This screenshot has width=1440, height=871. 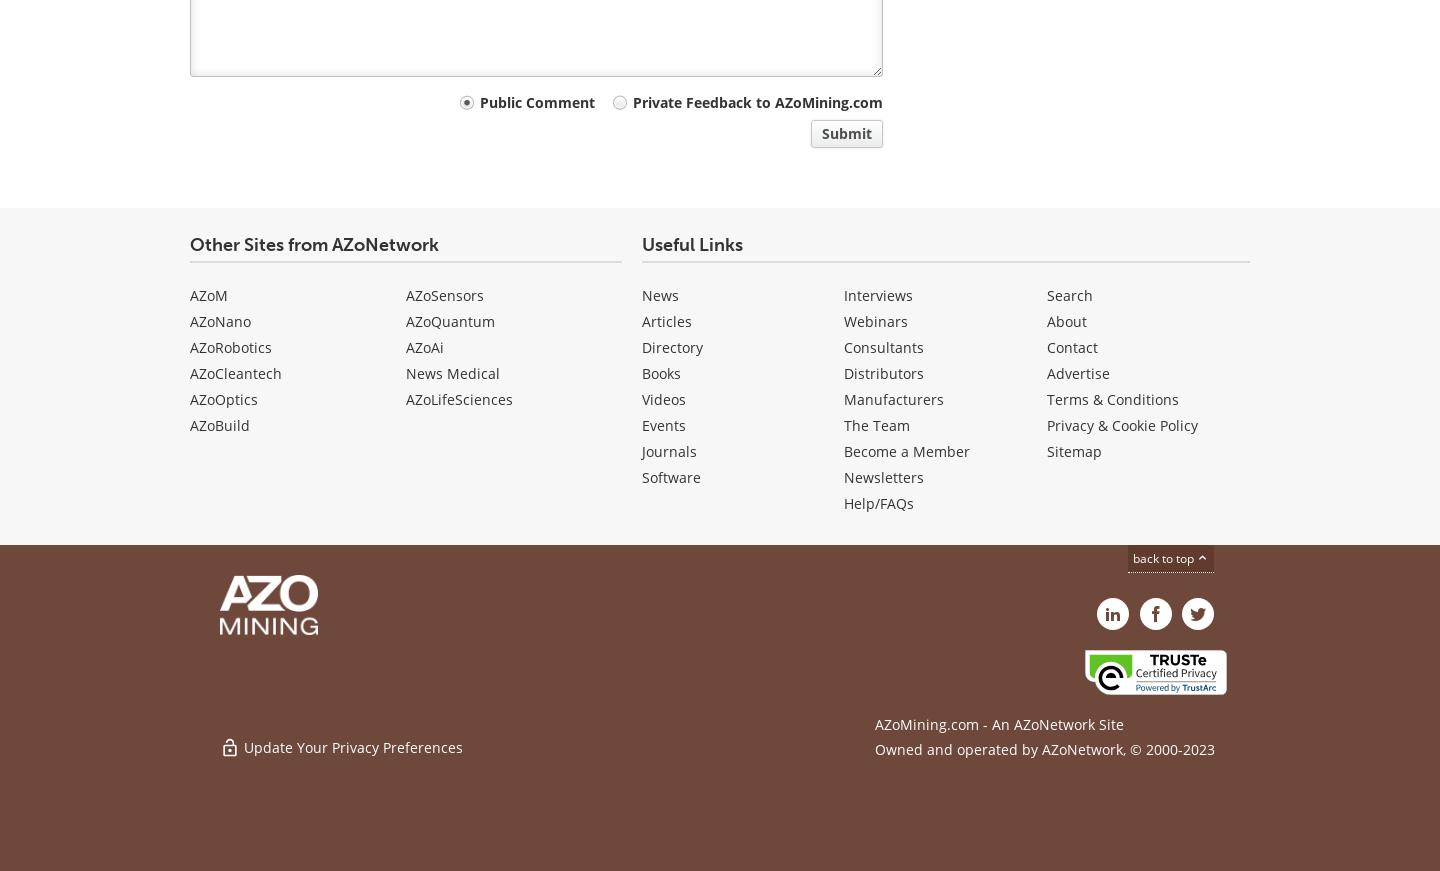 What do you see at coordinates (883, 346) in the screenshot?
I see `'Consultants'` at bounding box center [883, 346].